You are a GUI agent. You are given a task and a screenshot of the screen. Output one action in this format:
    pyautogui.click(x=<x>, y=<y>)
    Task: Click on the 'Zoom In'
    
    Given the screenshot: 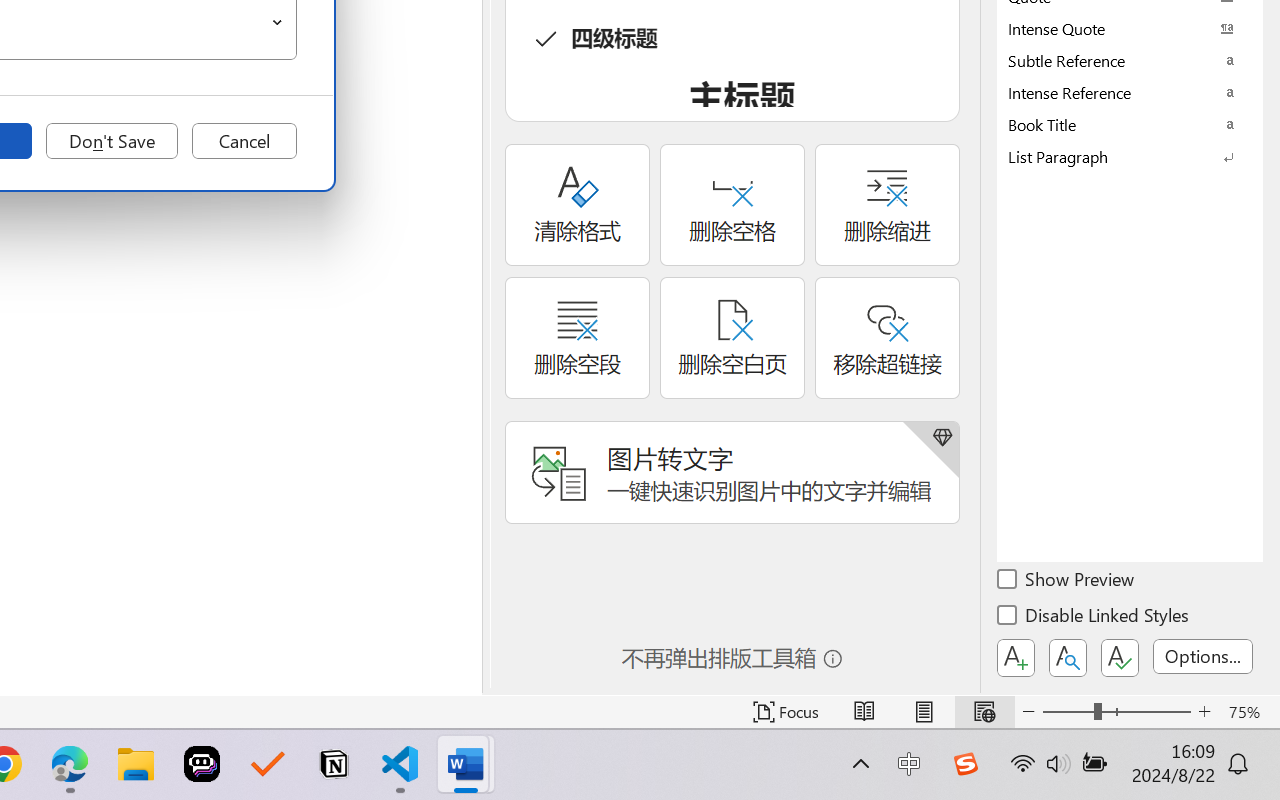 What is the action you would take?
    pyautogui.click(x=1204, y=711)
    